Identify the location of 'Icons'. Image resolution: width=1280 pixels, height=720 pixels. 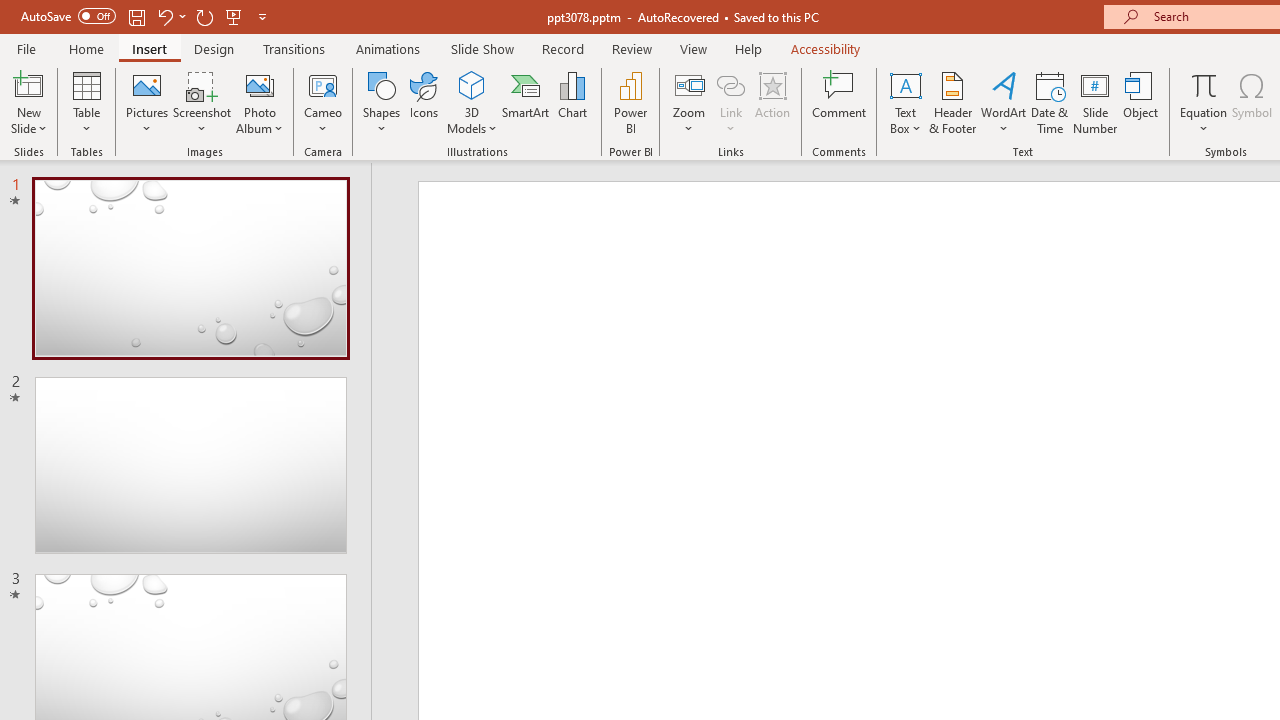
(423, 103).